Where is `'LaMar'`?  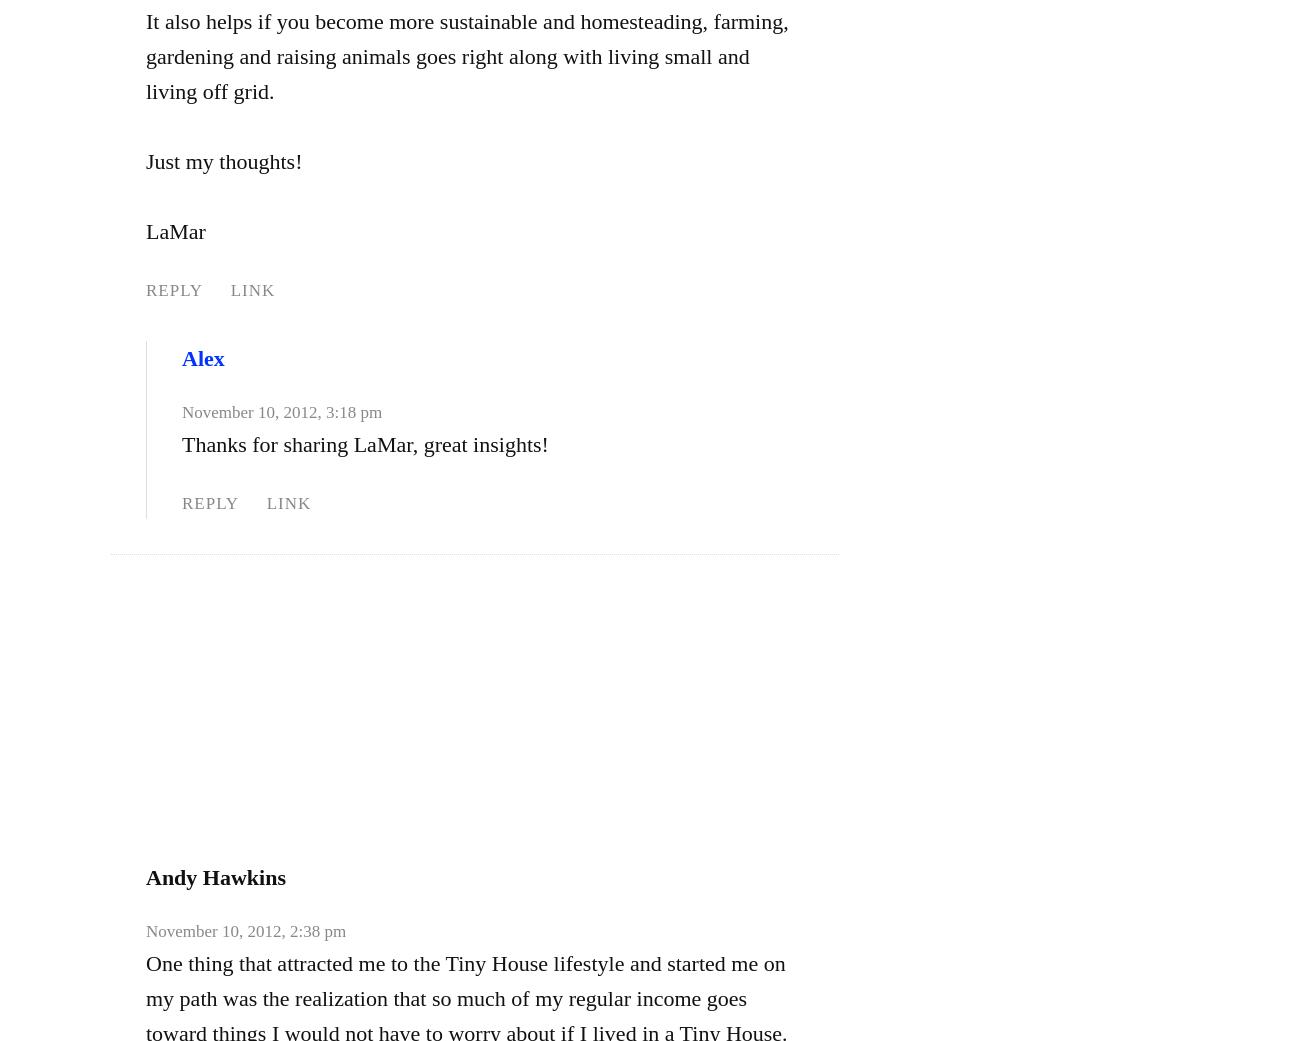 'LaMar' is located at coordinates (175, 230).